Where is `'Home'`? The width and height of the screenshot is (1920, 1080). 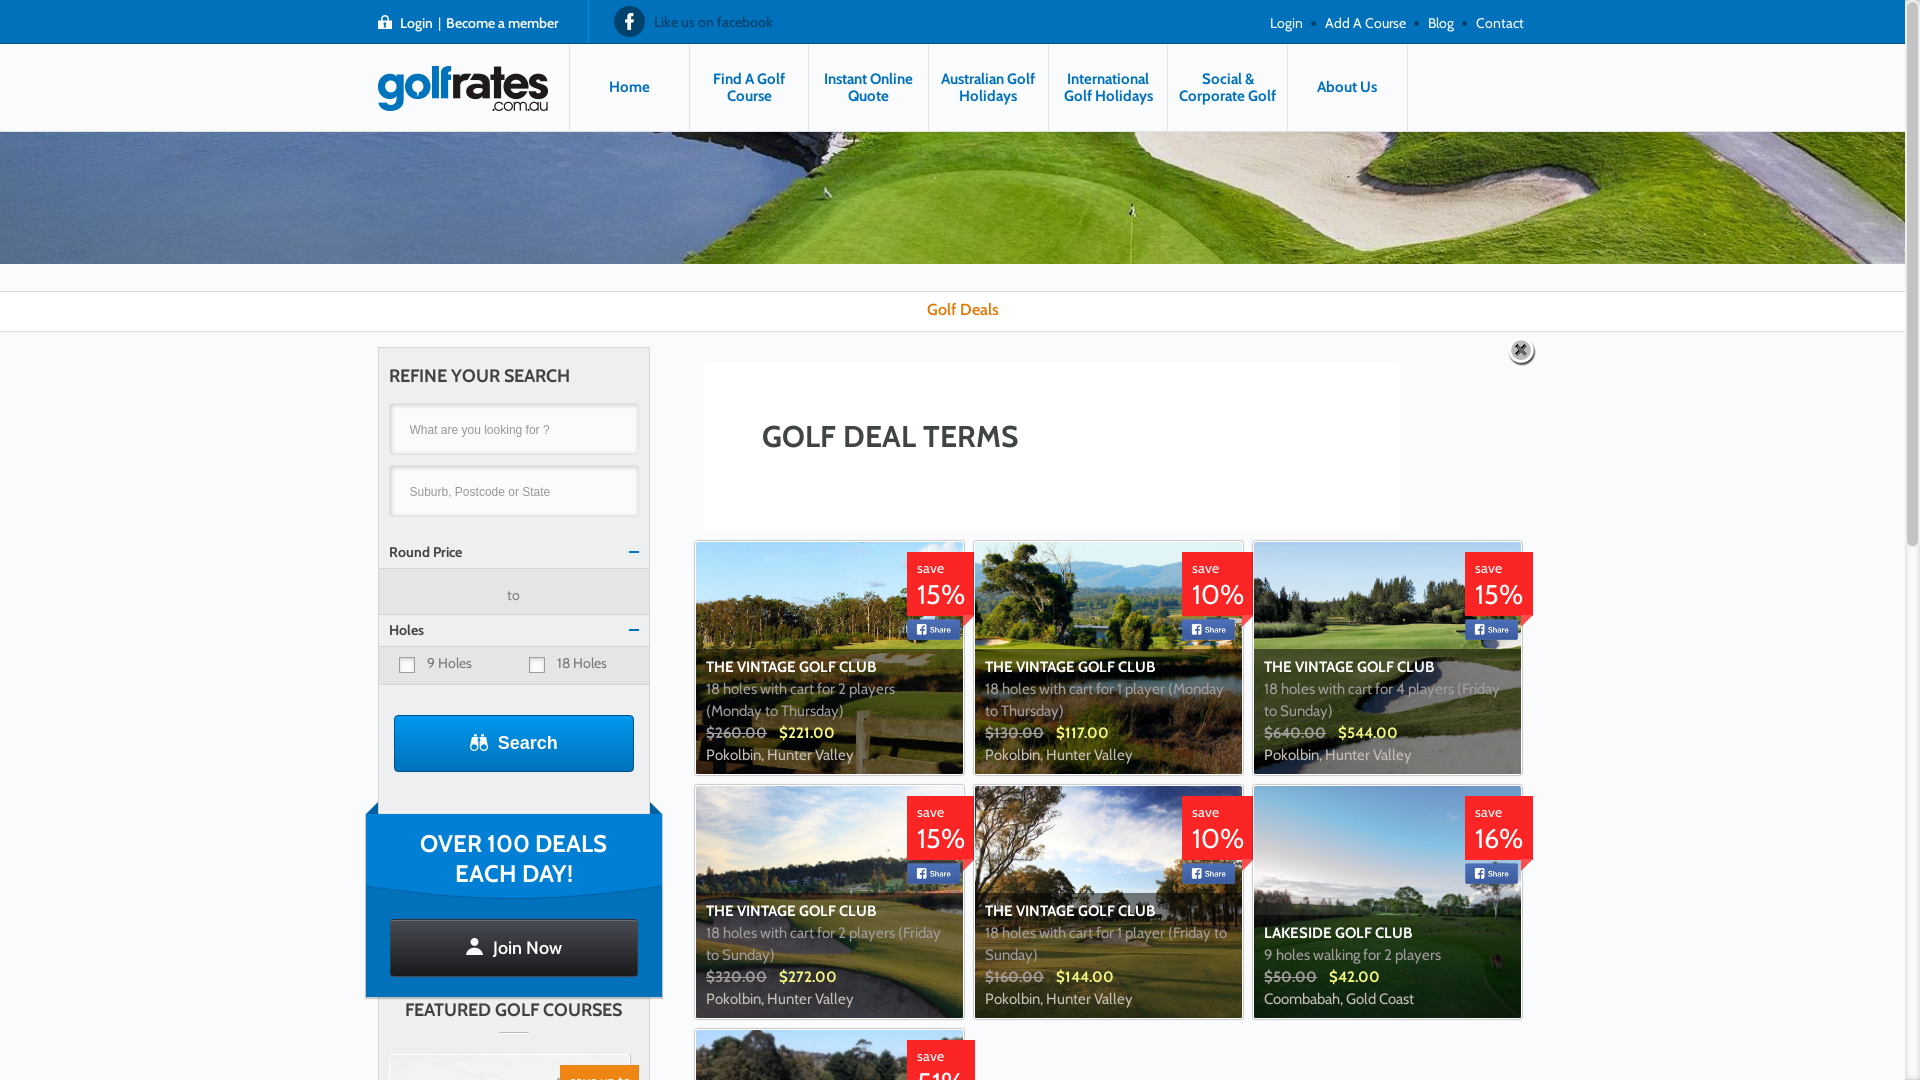
'Home' is located at coordinates (628, 86).